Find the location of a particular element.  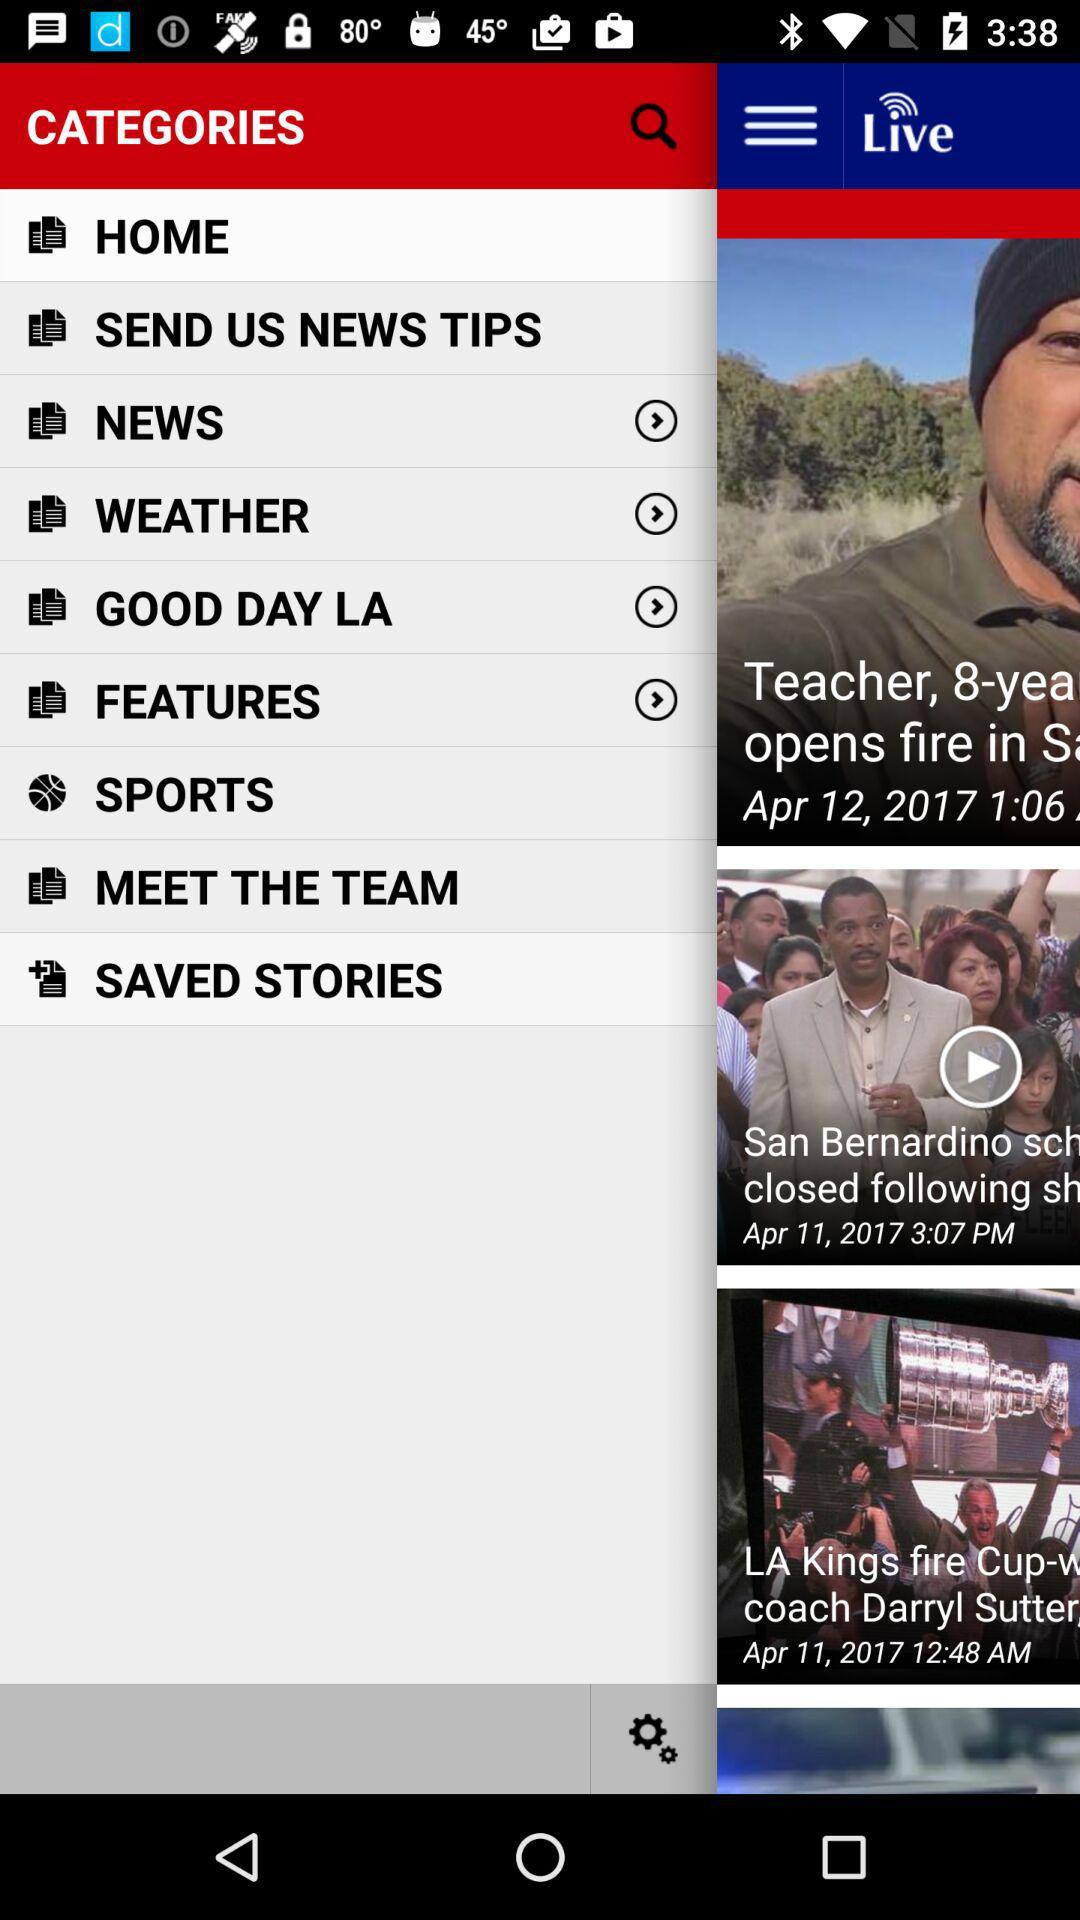

the search icon is located at coordinates (654, 124).